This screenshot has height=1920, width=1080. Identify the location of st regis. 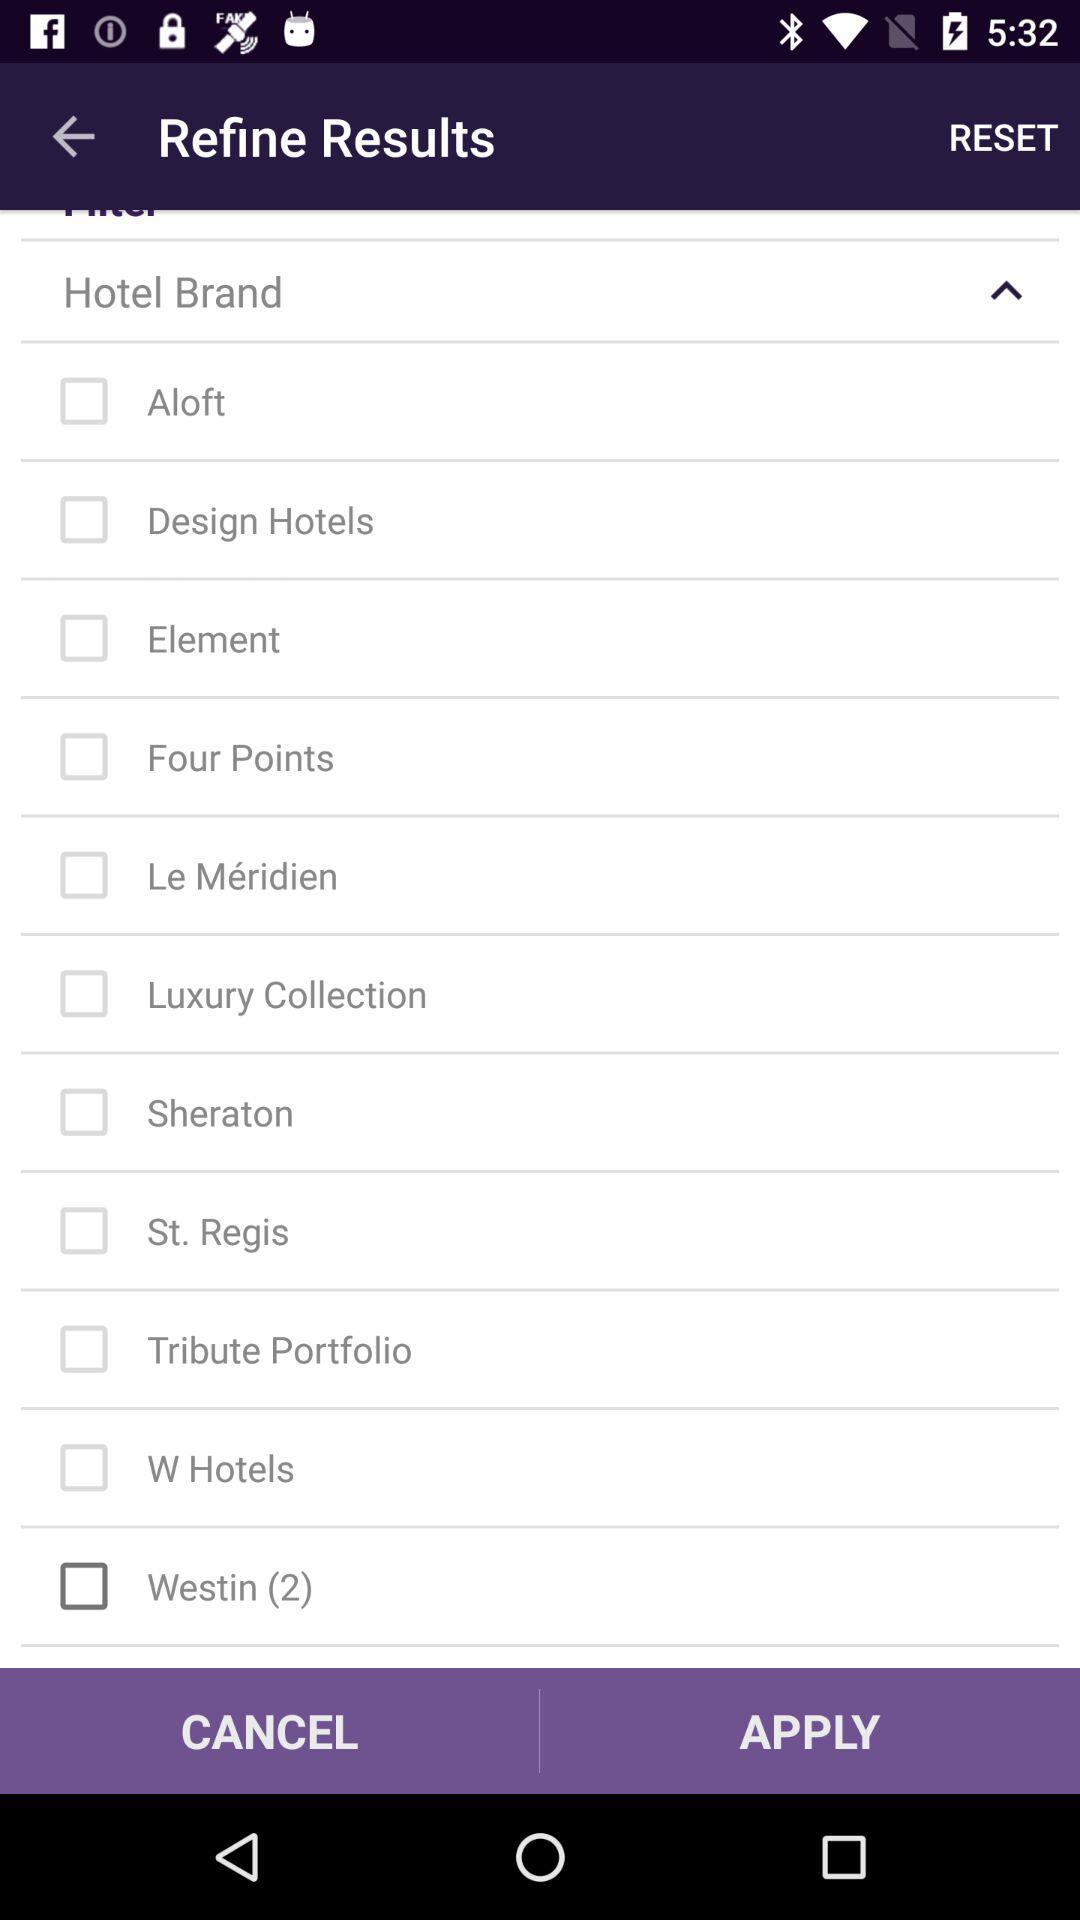
(550, 1229).